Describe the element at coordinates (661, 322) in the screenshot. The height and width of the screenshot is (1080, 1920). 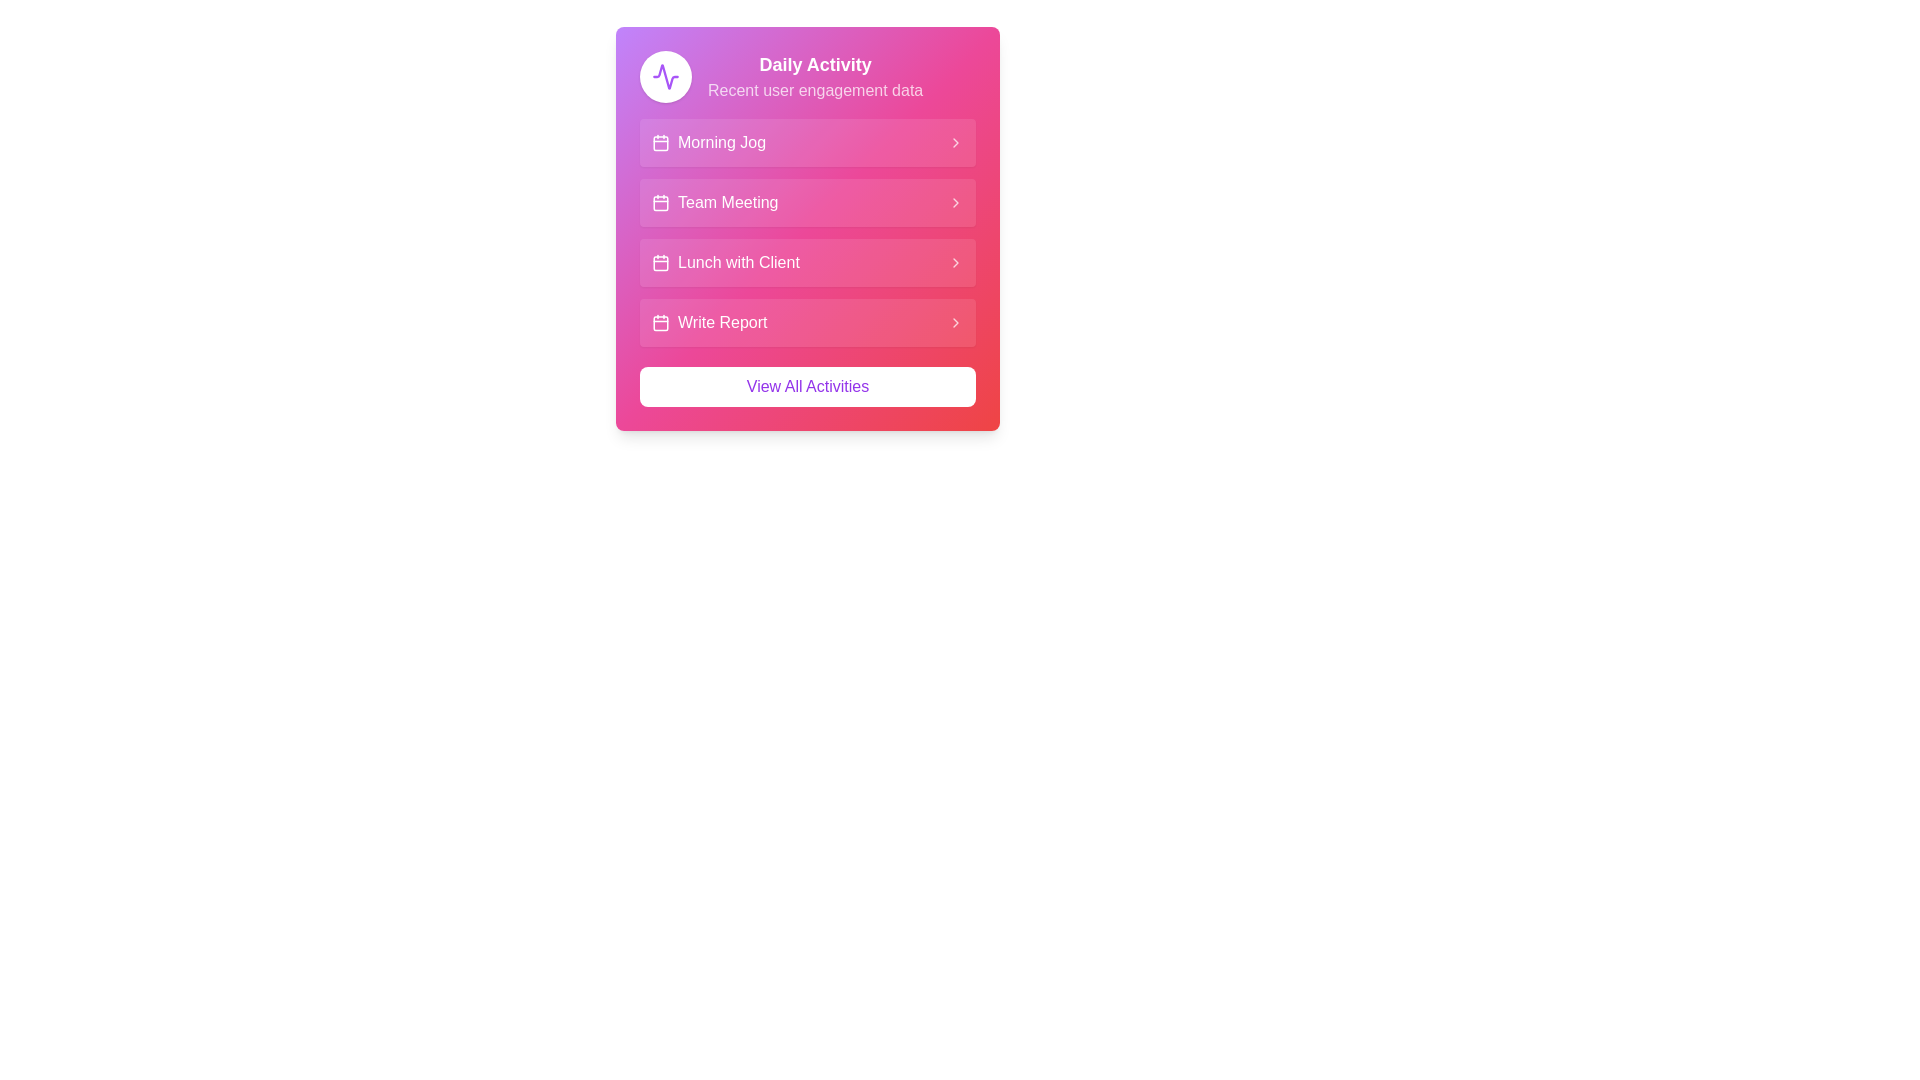
I see `the inner rectangle of the calendar icon associated with the 'Write Report' activity, which is the fourth item in the list of activities` at that location.